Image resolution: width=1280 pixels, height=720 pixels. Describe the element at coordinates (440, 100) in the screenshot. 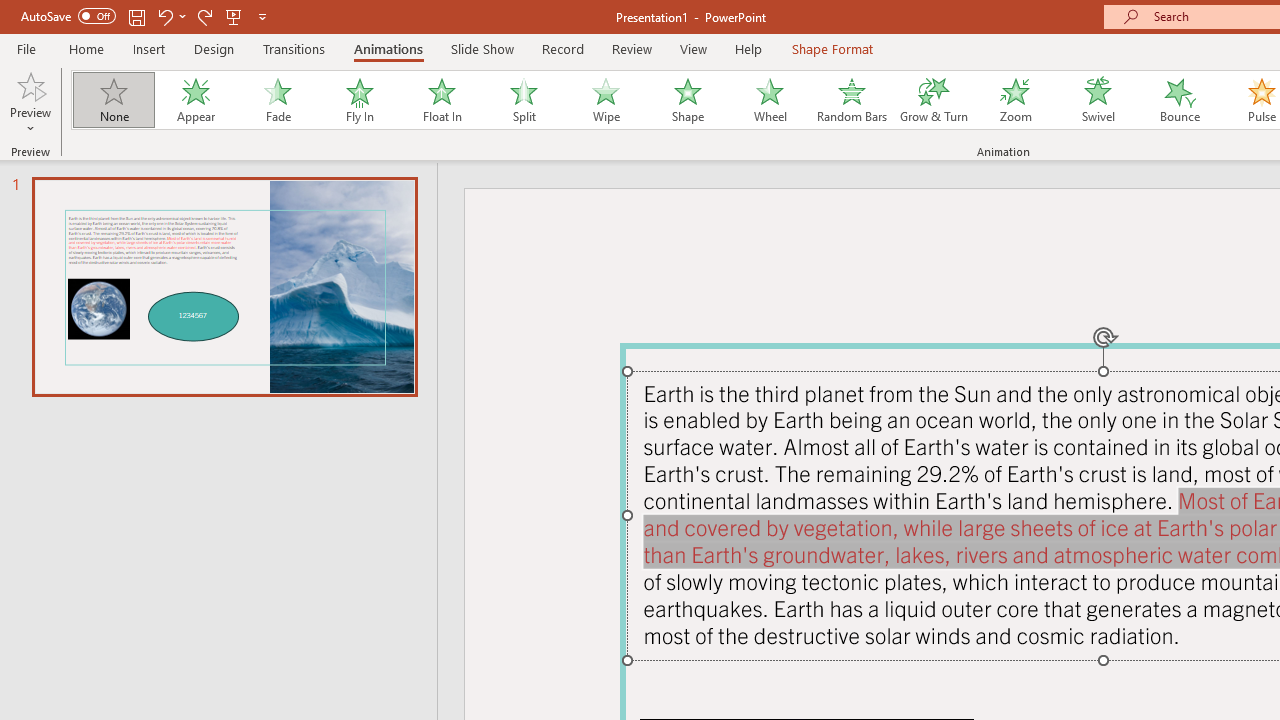

I see `'Float In'` at that location.